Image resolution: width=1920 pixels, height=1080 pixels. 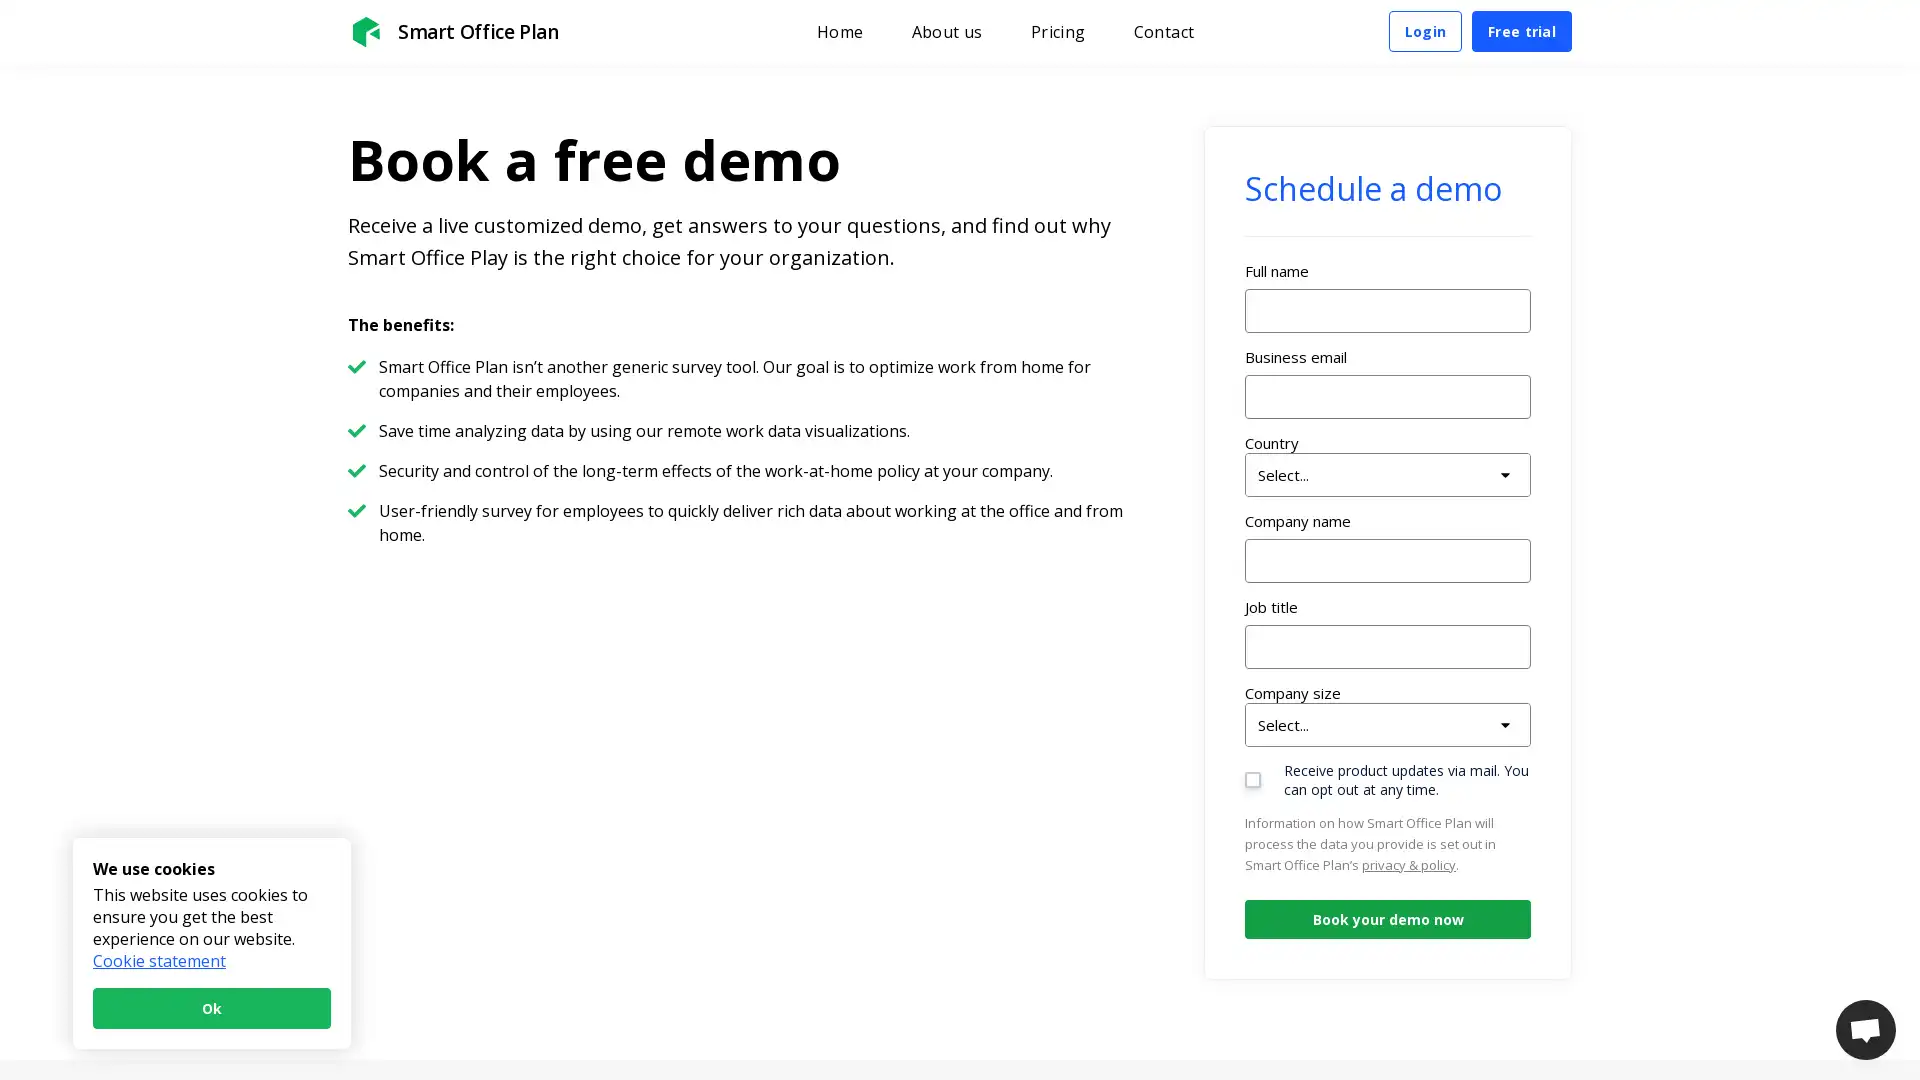 I want to click on Free trial, so click(x=1520, y=31).